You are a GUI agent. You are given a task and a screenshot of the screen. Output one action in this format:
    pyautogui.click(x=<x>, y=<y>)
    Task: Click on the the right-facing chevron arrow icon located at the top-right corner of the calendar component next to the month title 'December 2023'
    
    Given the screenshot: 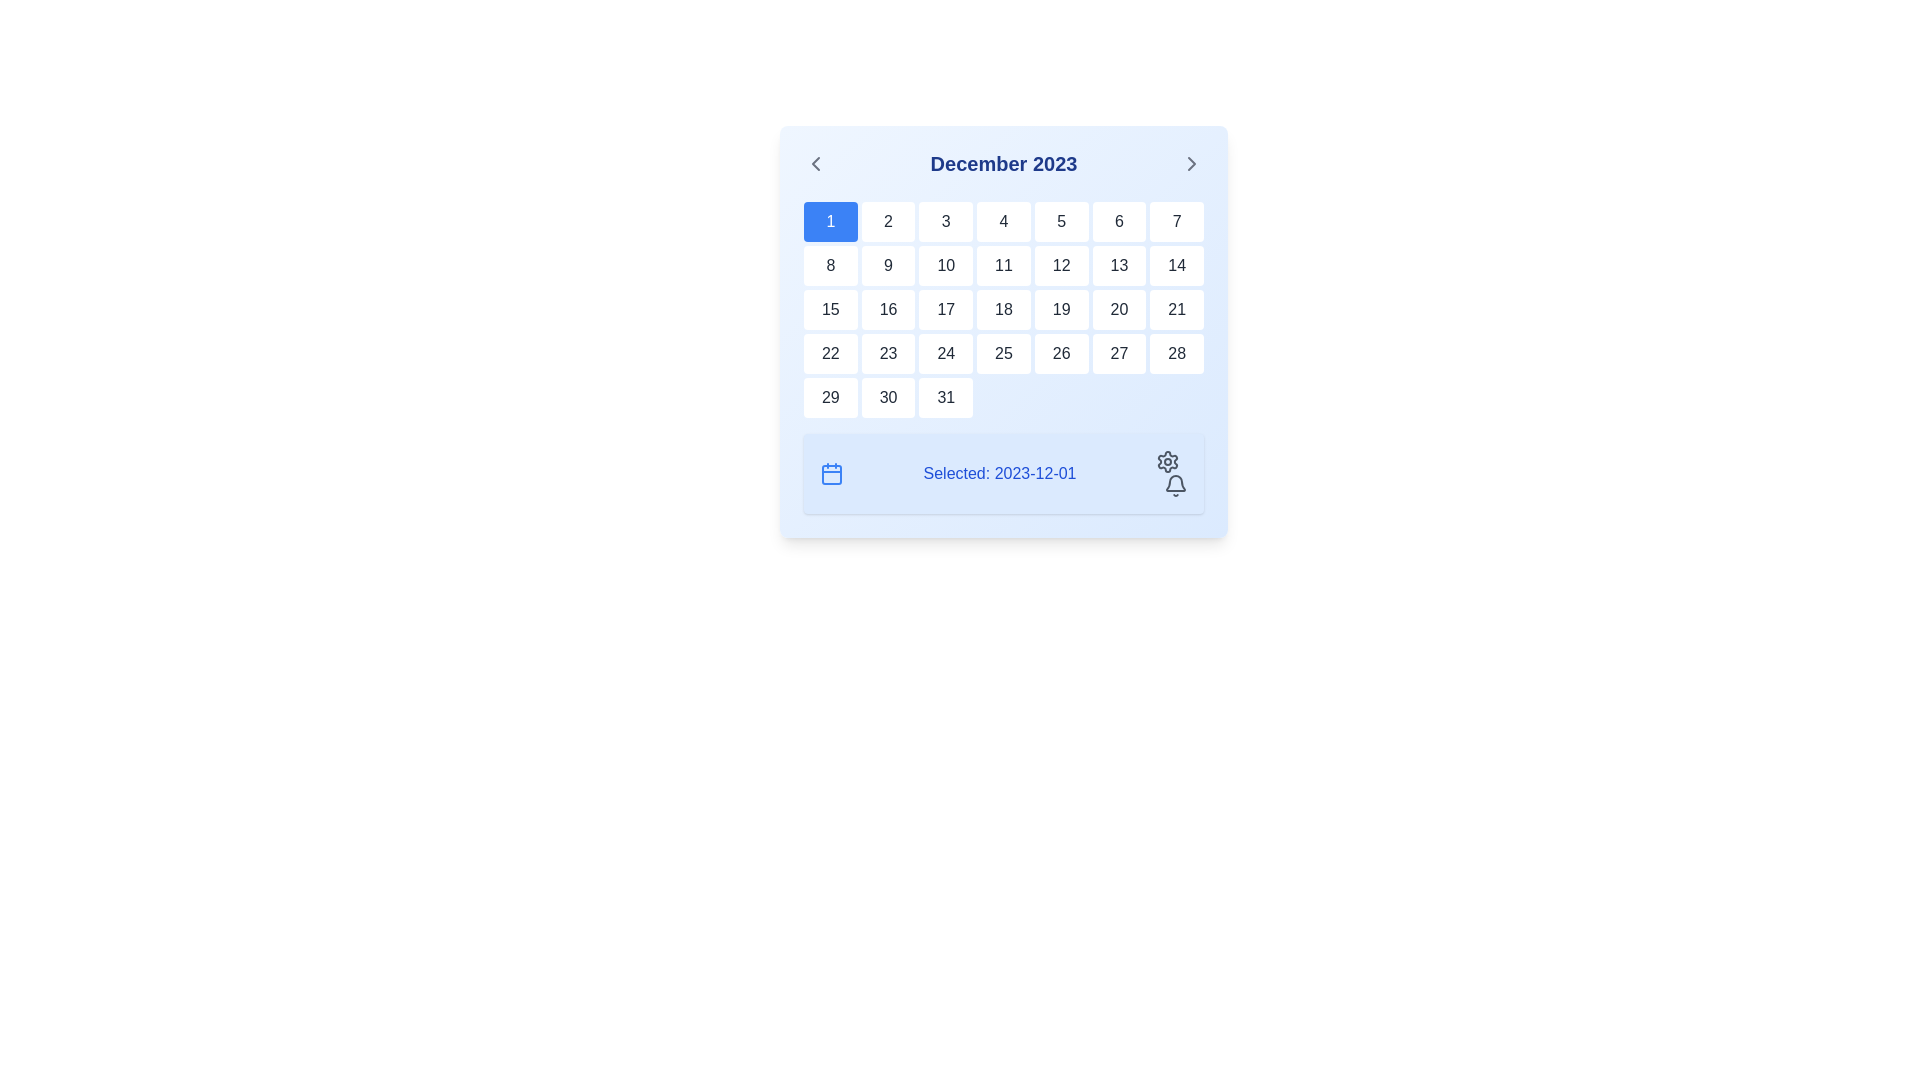 What is the action you would take?
    pyautogui.click(x=1191, y=163)
    